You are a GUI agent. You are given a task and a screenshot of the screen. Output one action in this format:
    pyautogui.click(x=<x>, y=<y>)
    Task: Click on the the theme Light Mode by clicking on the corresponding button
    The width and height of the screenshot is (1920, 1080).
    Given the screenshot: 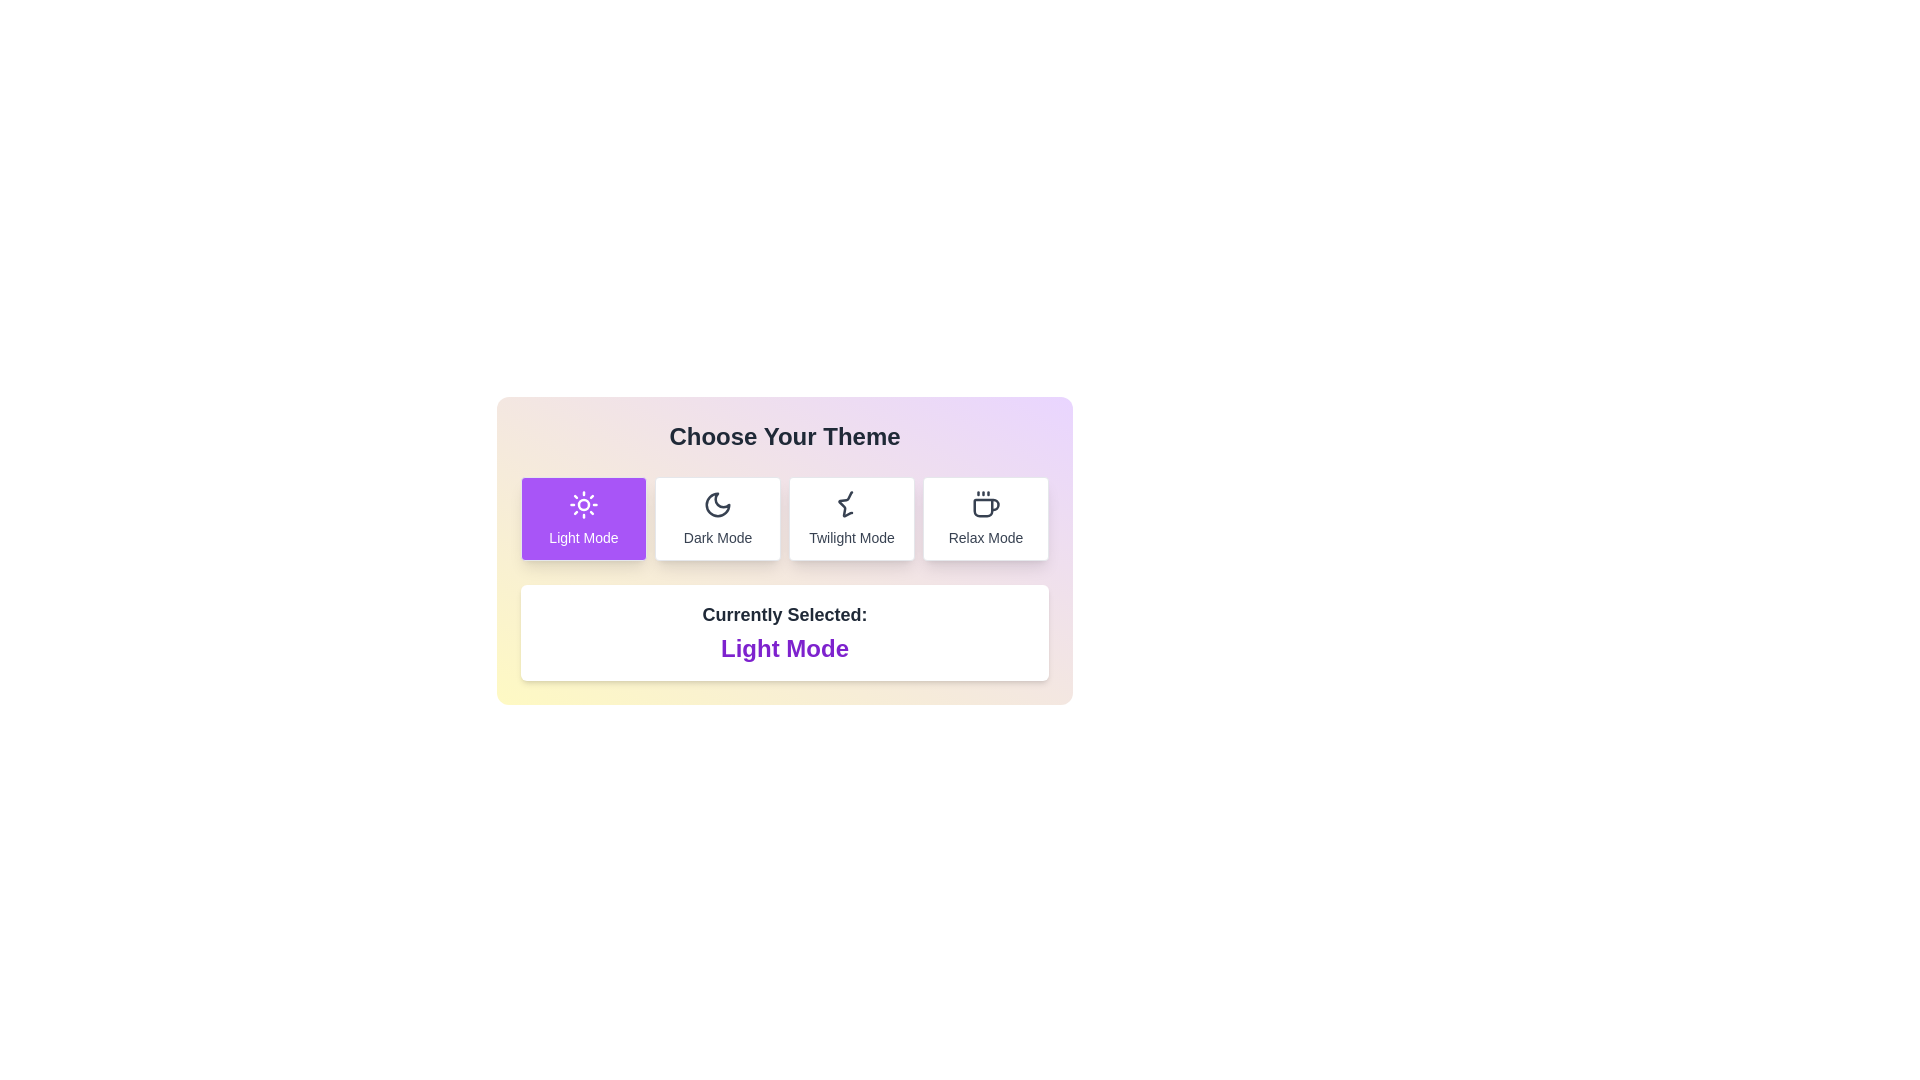 What is the action you would take?
    pyautogui.click(x=583, y=518)
    